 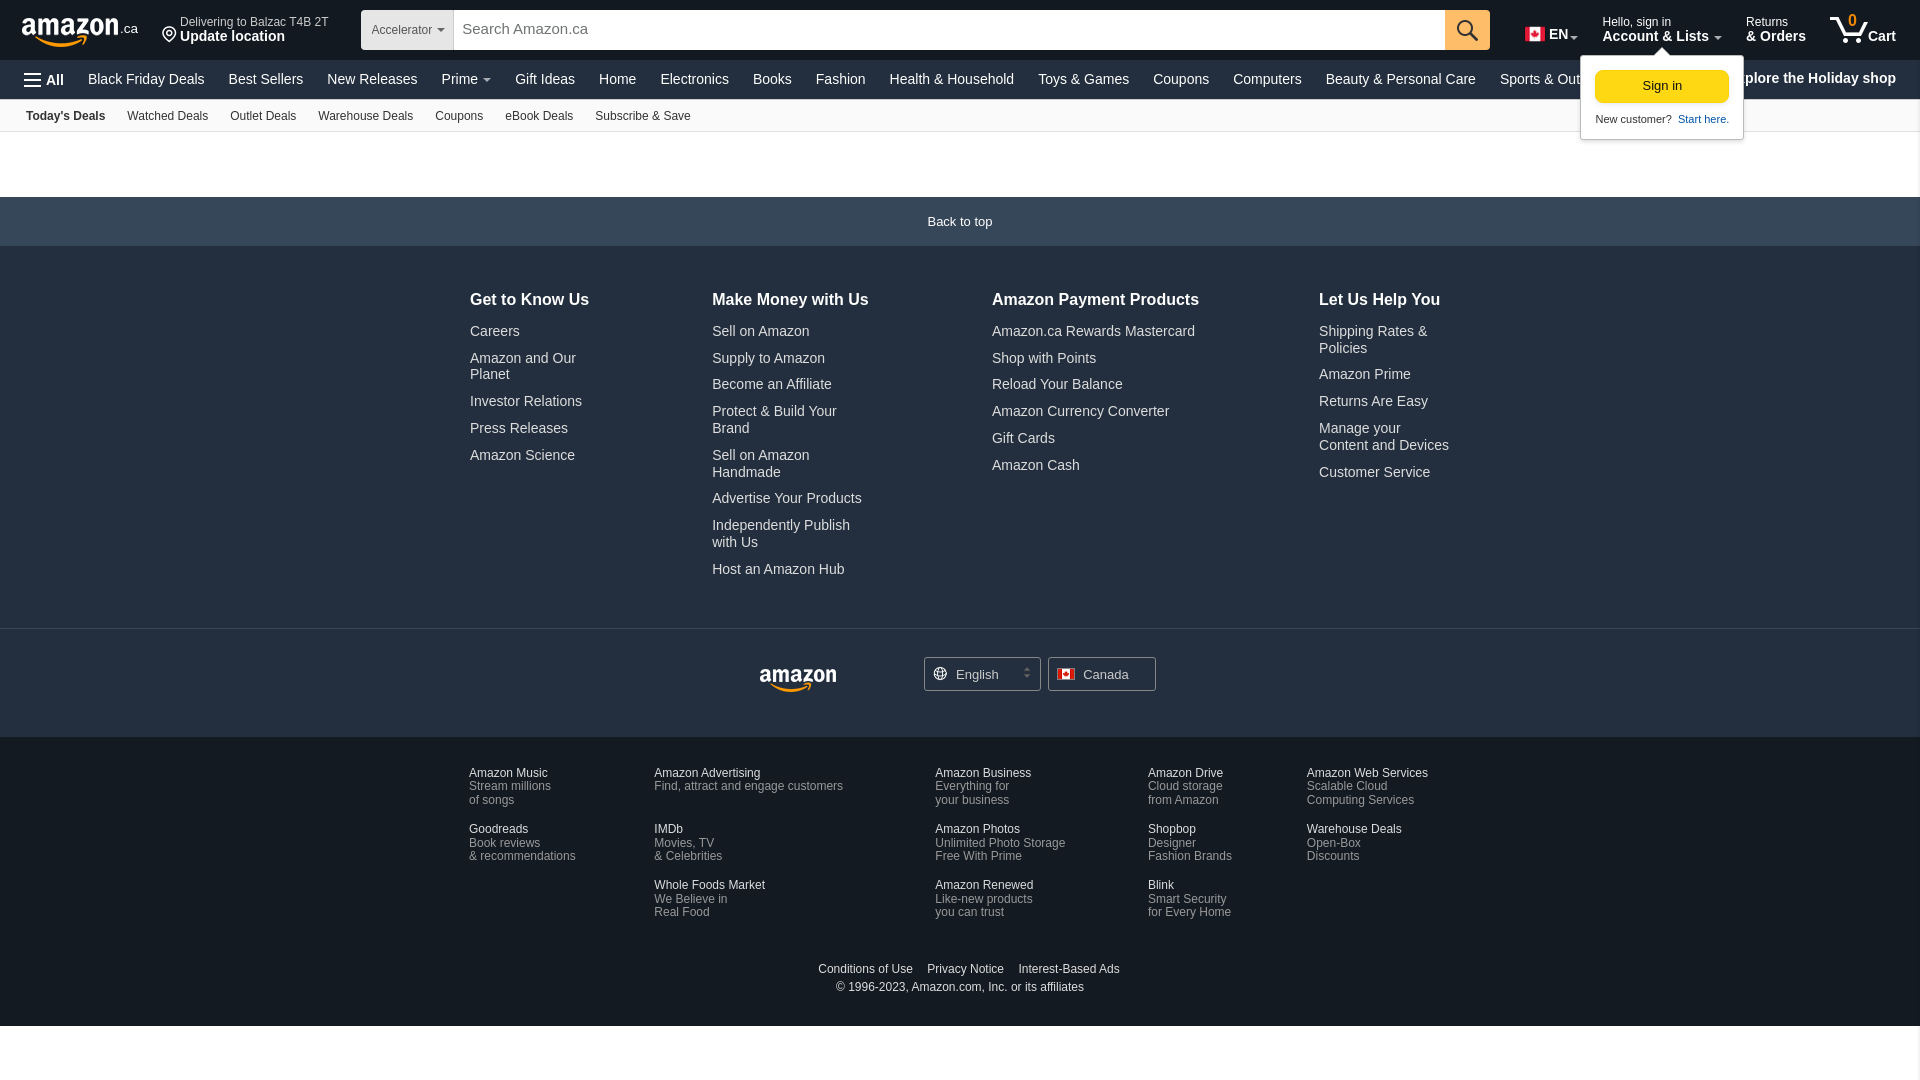 What do you see at coordinates (982, 674) in the screenshot?
I see `'English'` at bounding box center [982, 674].